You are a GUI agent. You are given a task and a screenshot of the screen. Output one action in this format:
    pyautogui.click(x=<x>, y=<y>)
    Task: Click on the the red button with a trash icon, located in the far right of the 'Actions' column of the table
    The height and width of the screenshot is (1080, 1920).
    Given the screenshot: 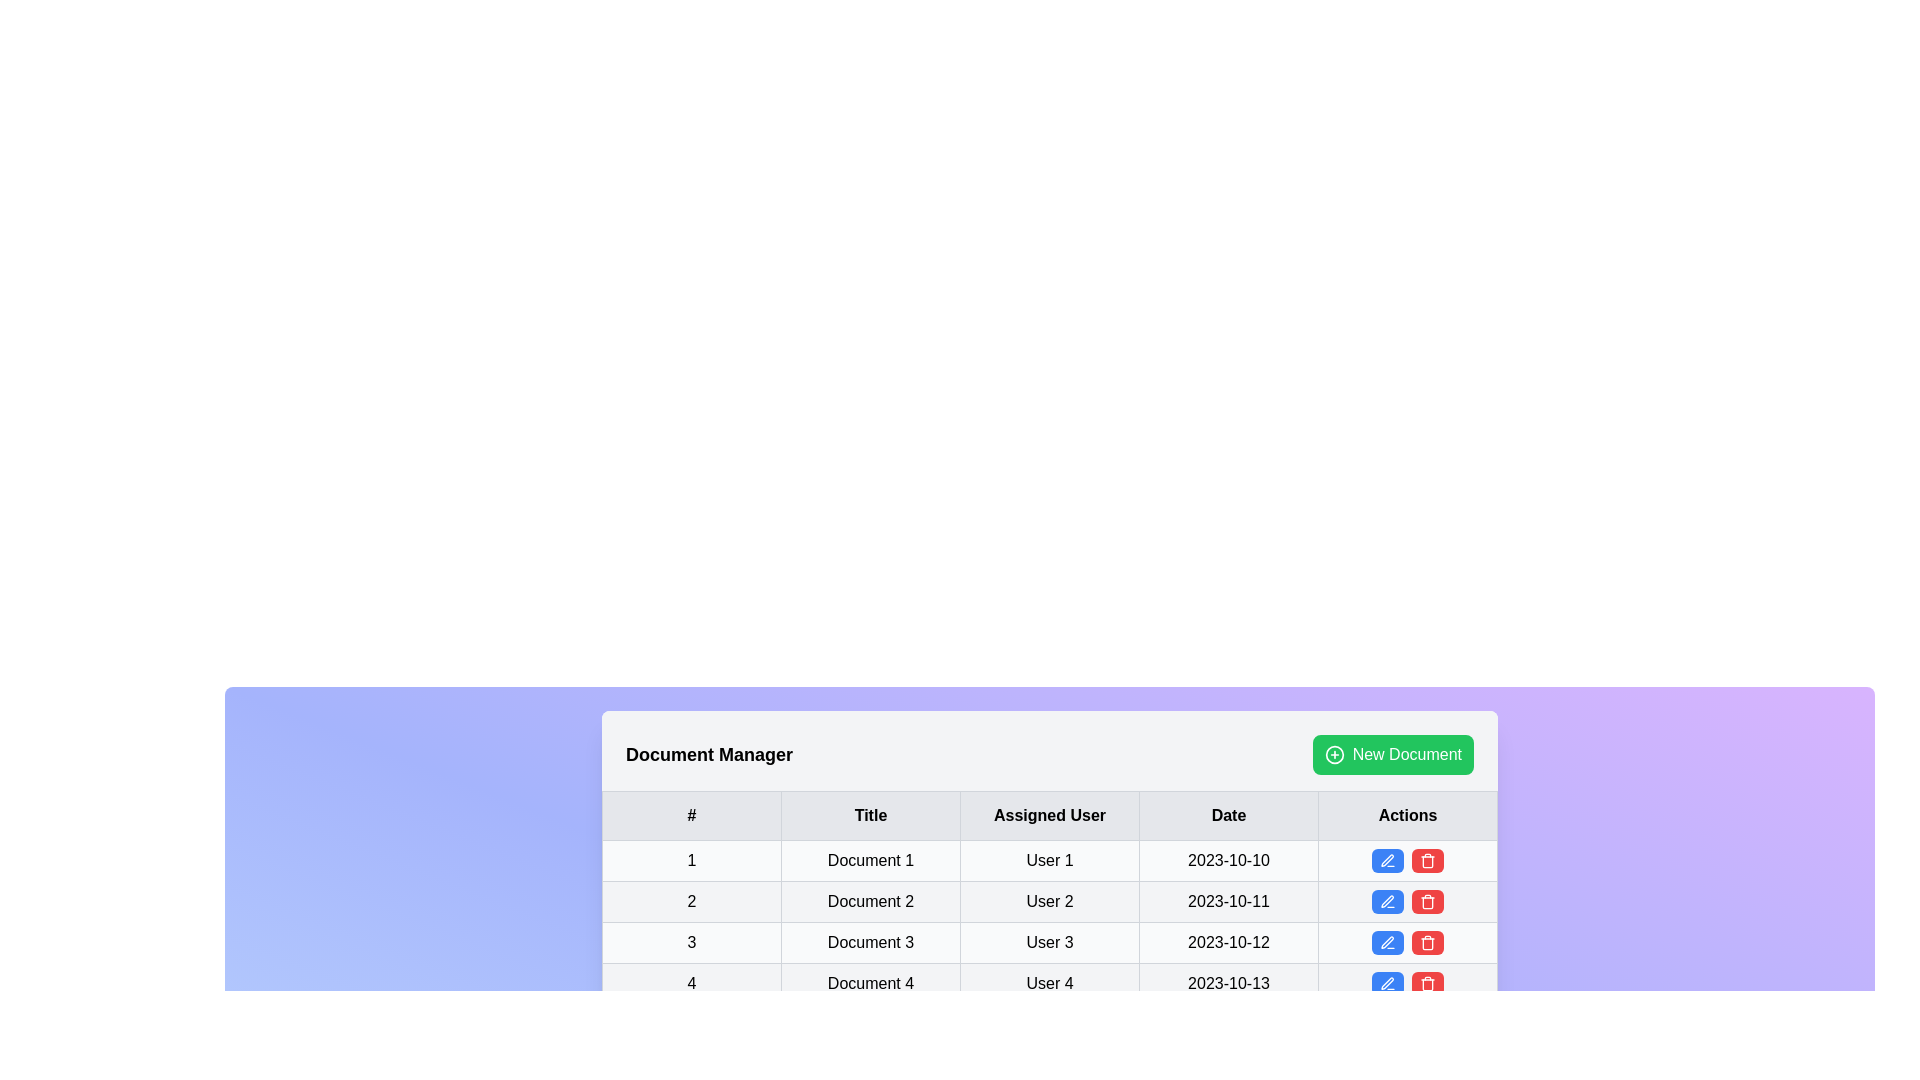 What is the action you would take?
    pyautogui.click(x=1427, y=982)
    